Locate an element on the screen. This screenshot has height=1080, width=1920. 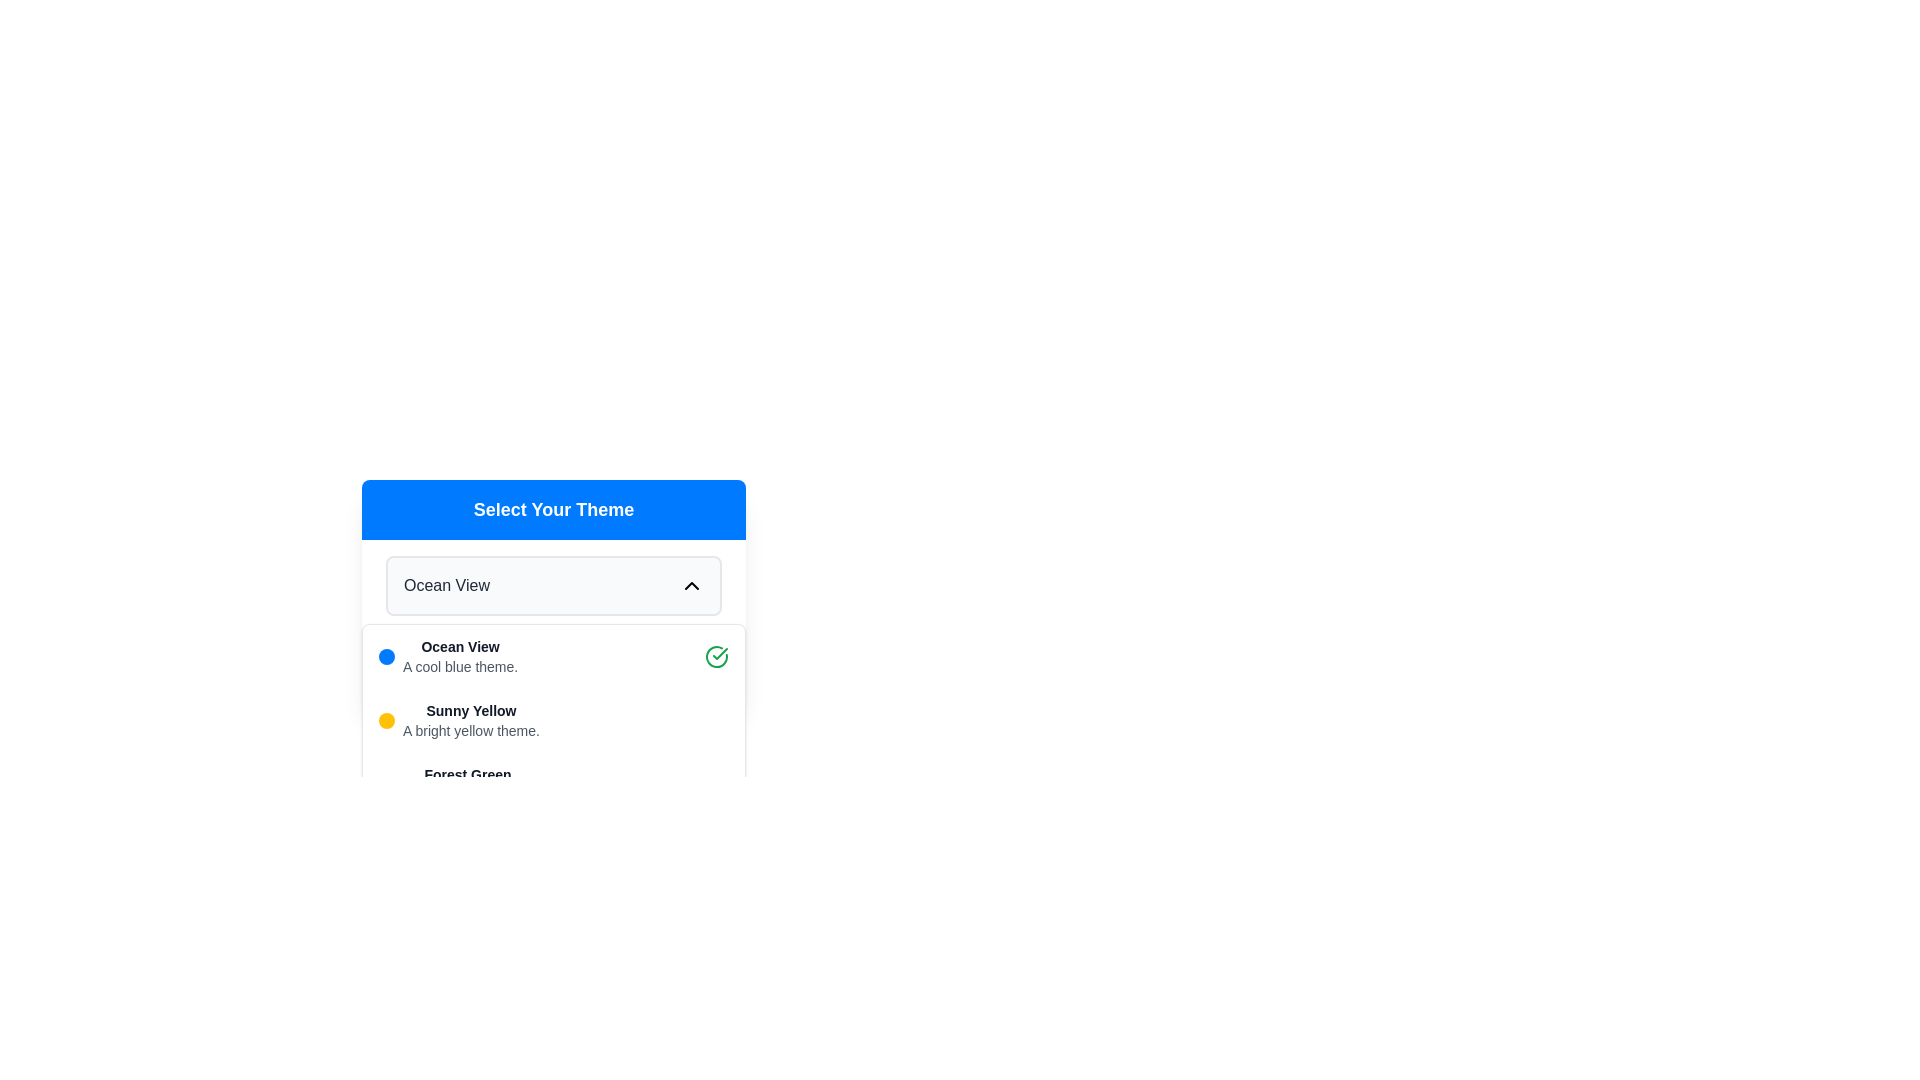
the static textual label reading 'A cool blue theme.' located below the 'Ocean View' text in the dropdown menu is located at coordinates (459, 667).